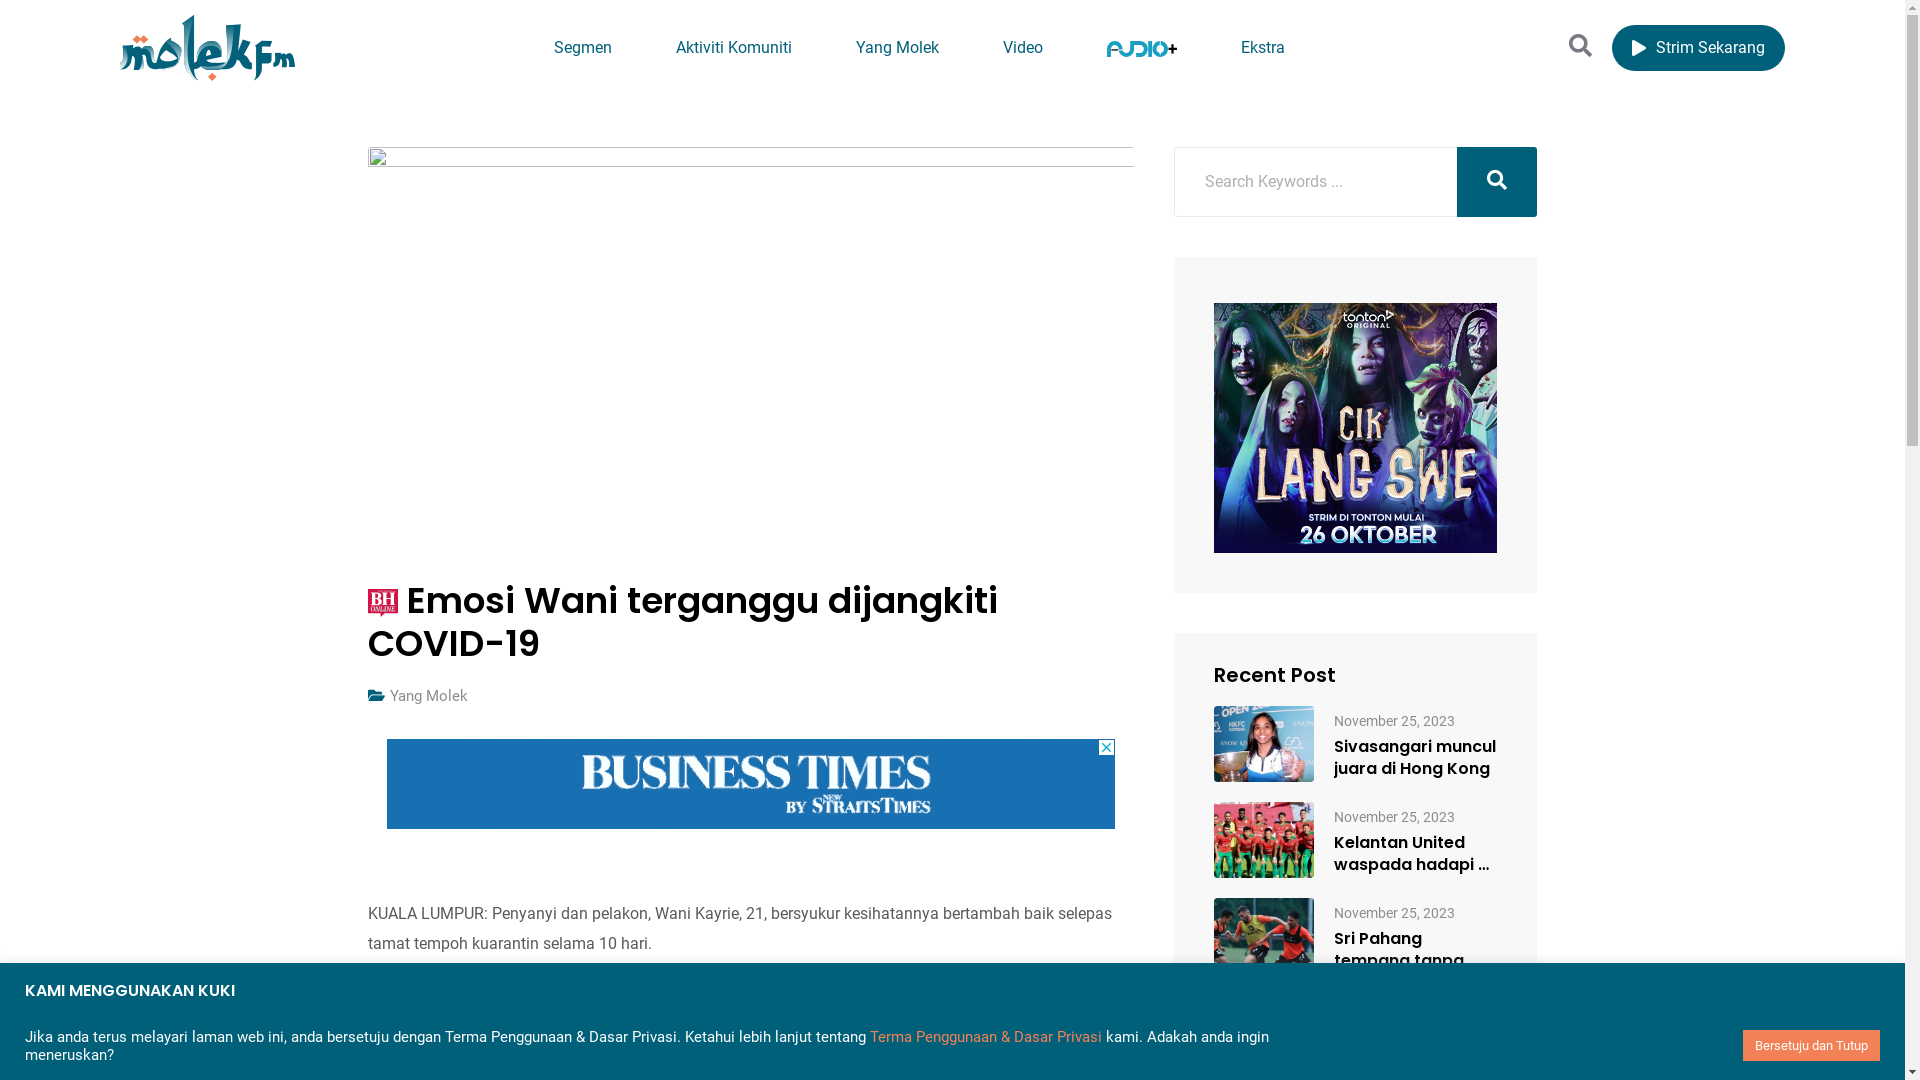 This screenshot has width=1920, height=1080. Describe the element at coordinates (1568, 45) in the screenshot. I see `'Search'` at that location.